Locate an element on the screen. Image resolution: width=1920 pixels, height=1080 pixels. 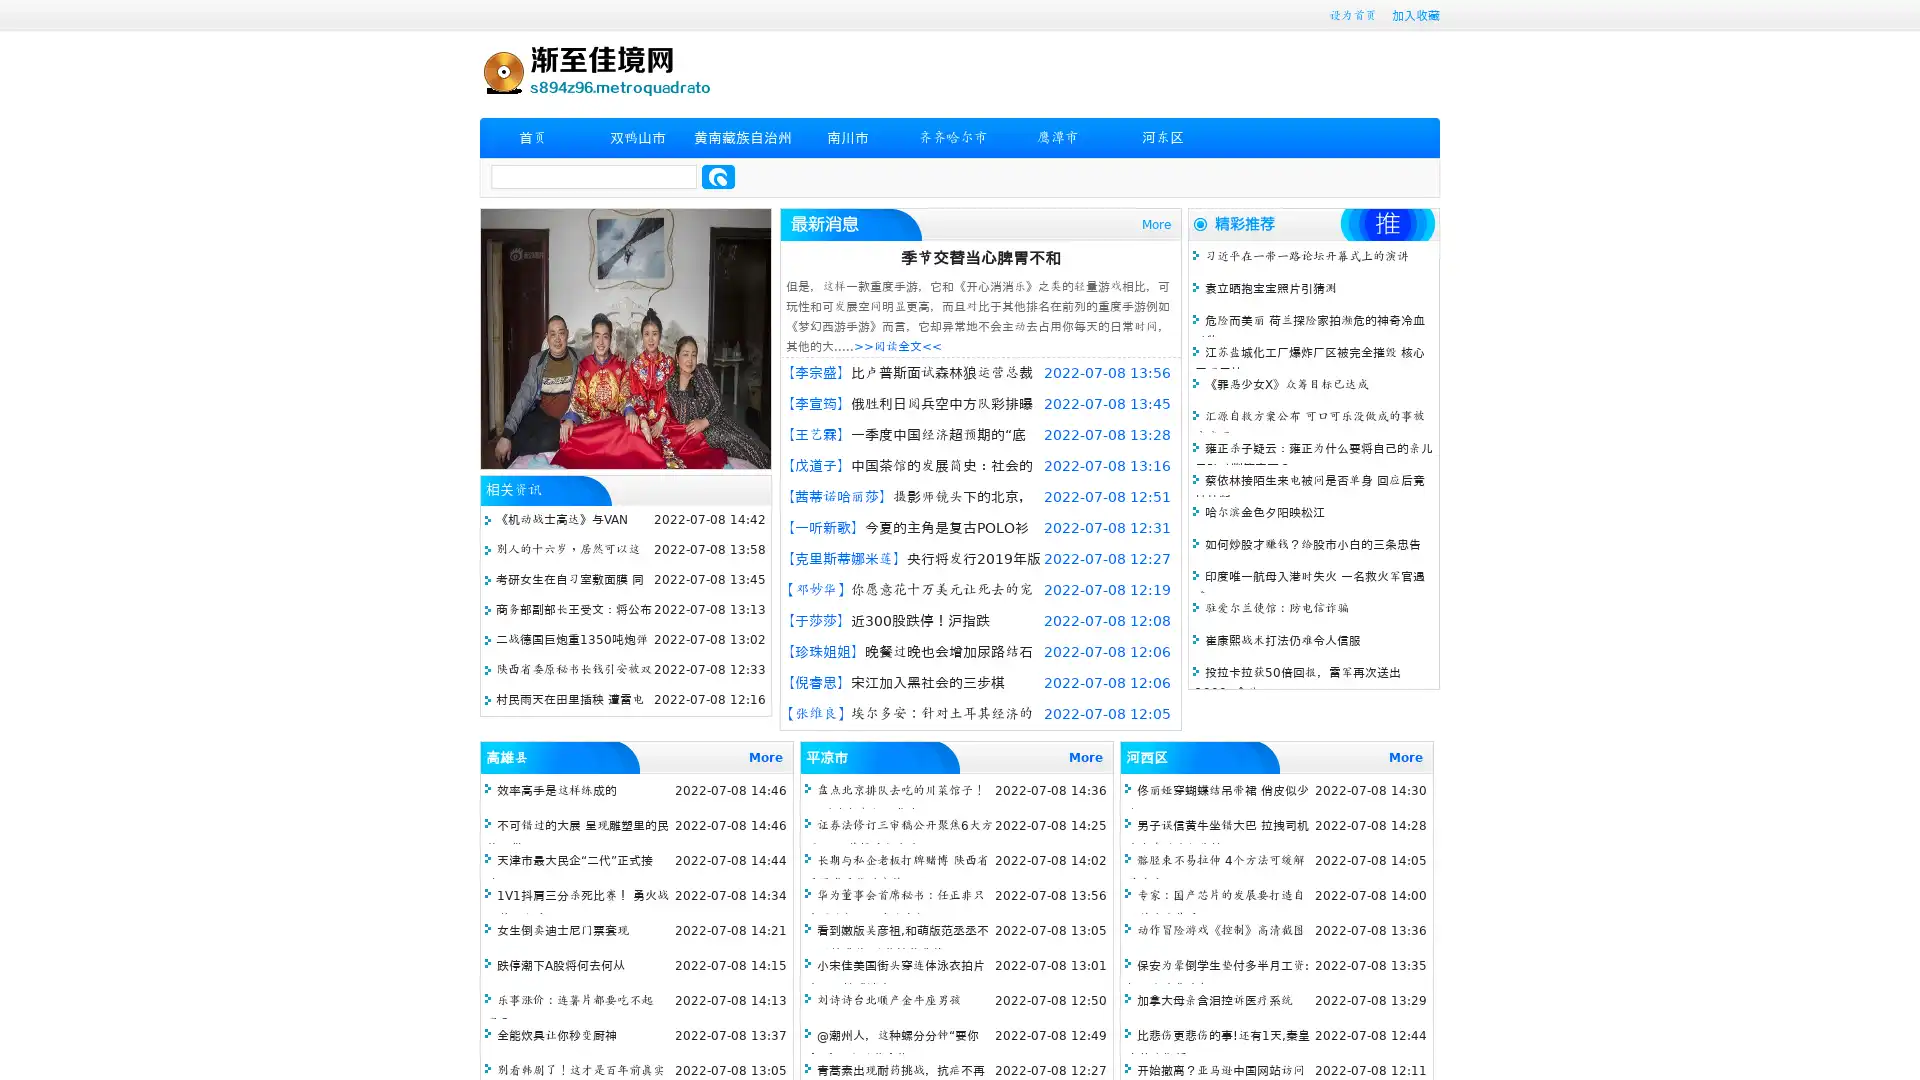
Search is located at coordinates (718, 176).